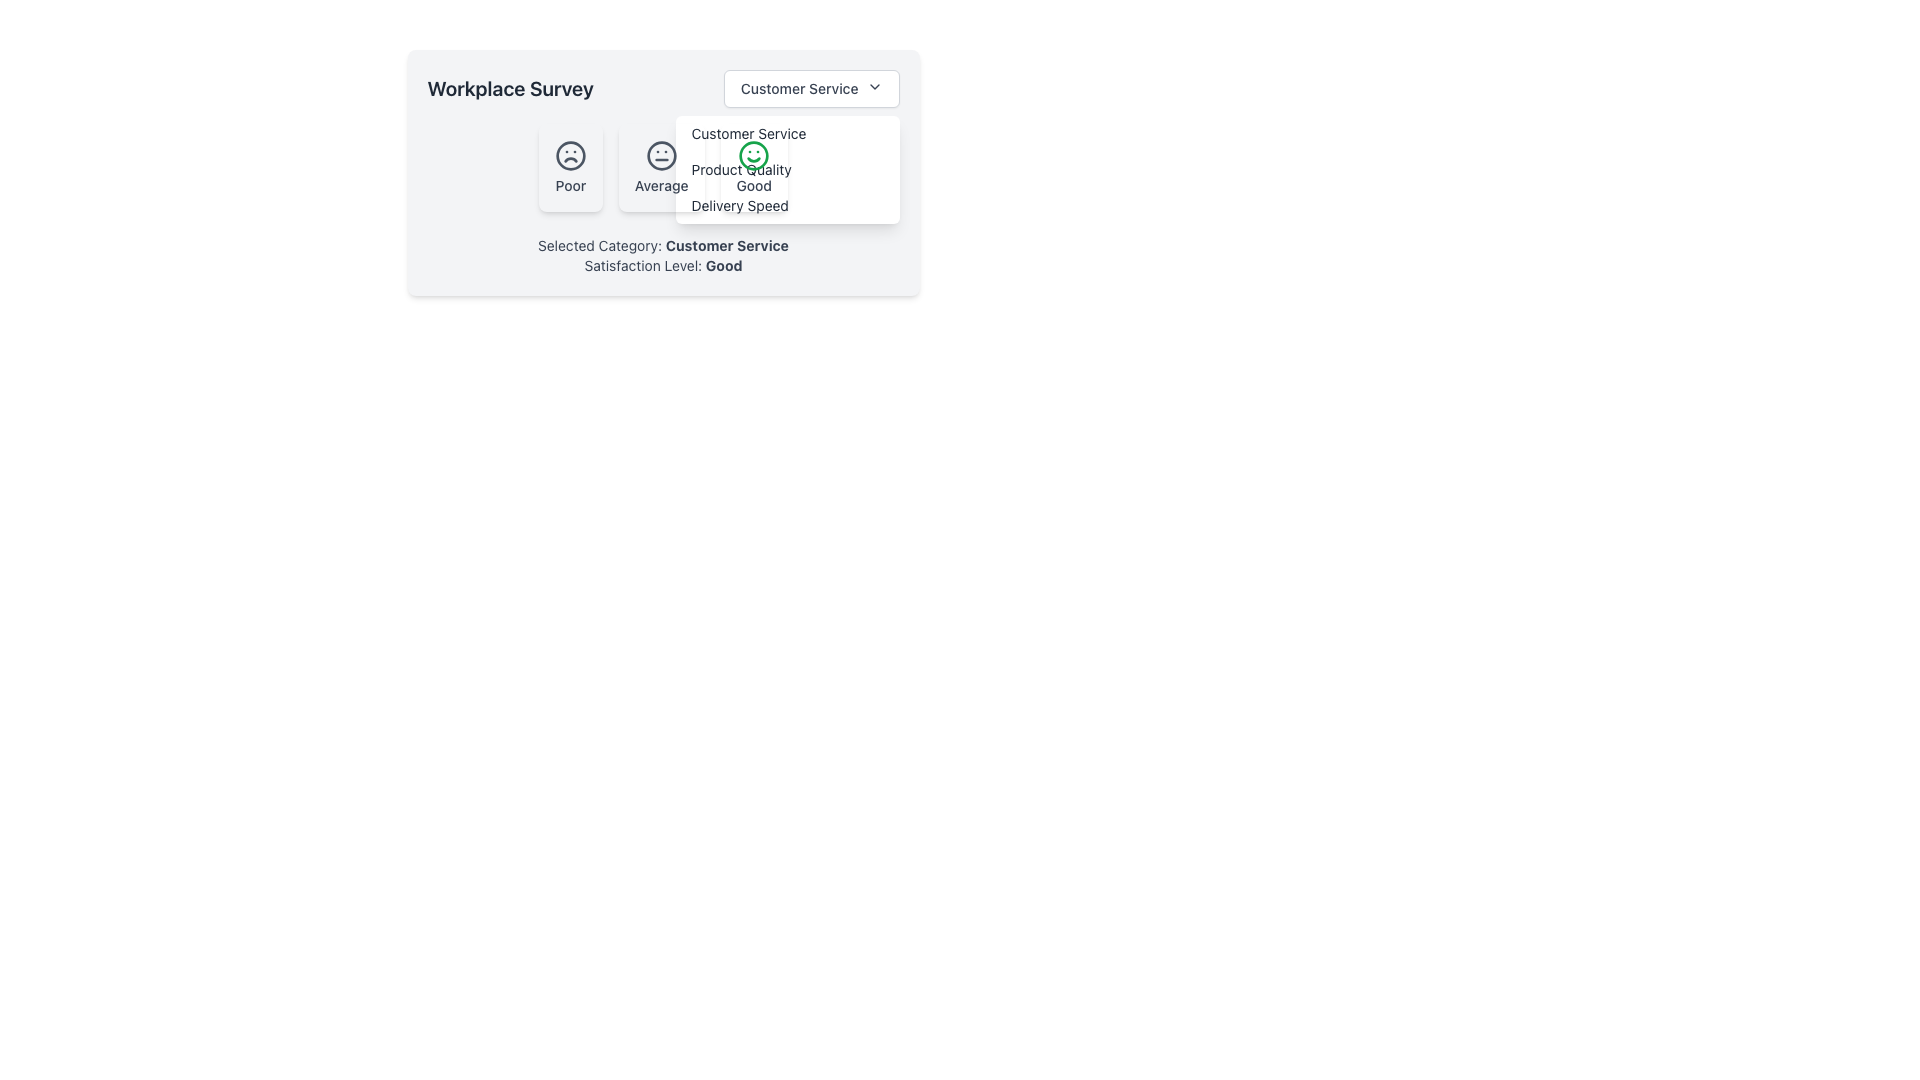 This screenshot has height=1080, width=1920. I want to click on the 'Customer Service' text label, which is displayed in bold and part of the phrase 'Selected Category: Customer Service', so click(726, 244).